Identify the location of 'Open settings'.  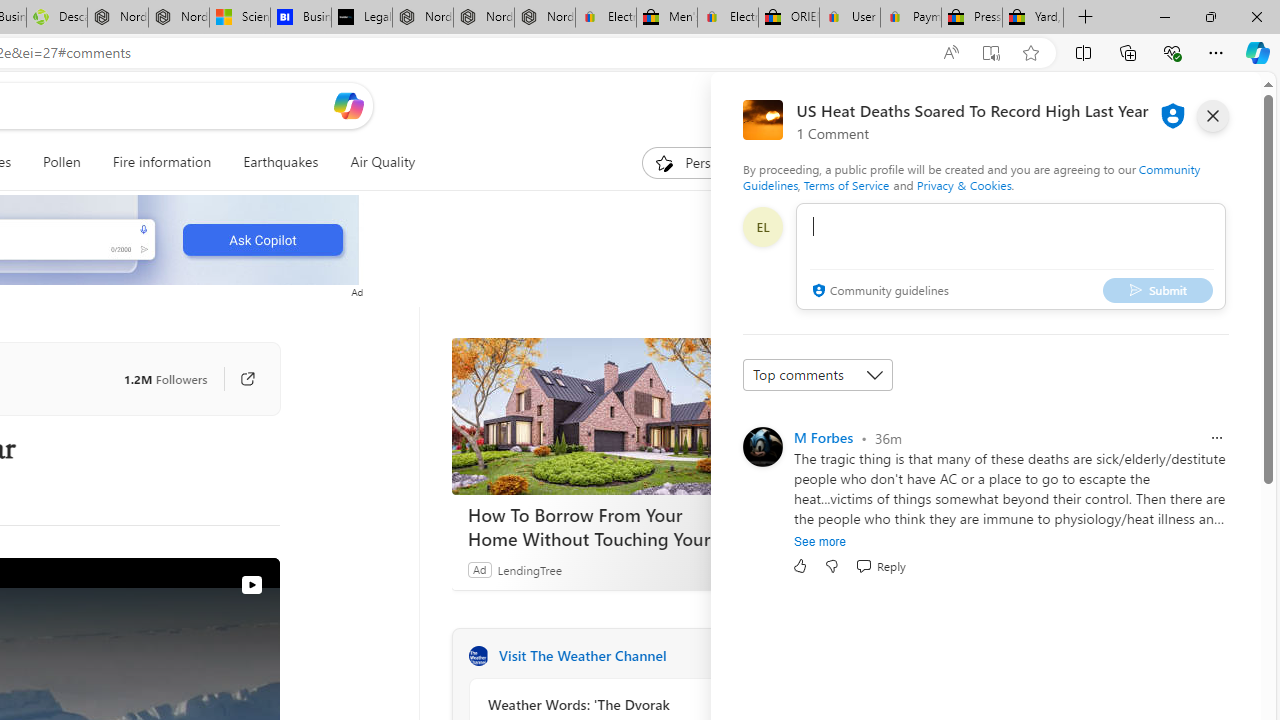
(1215, 105).